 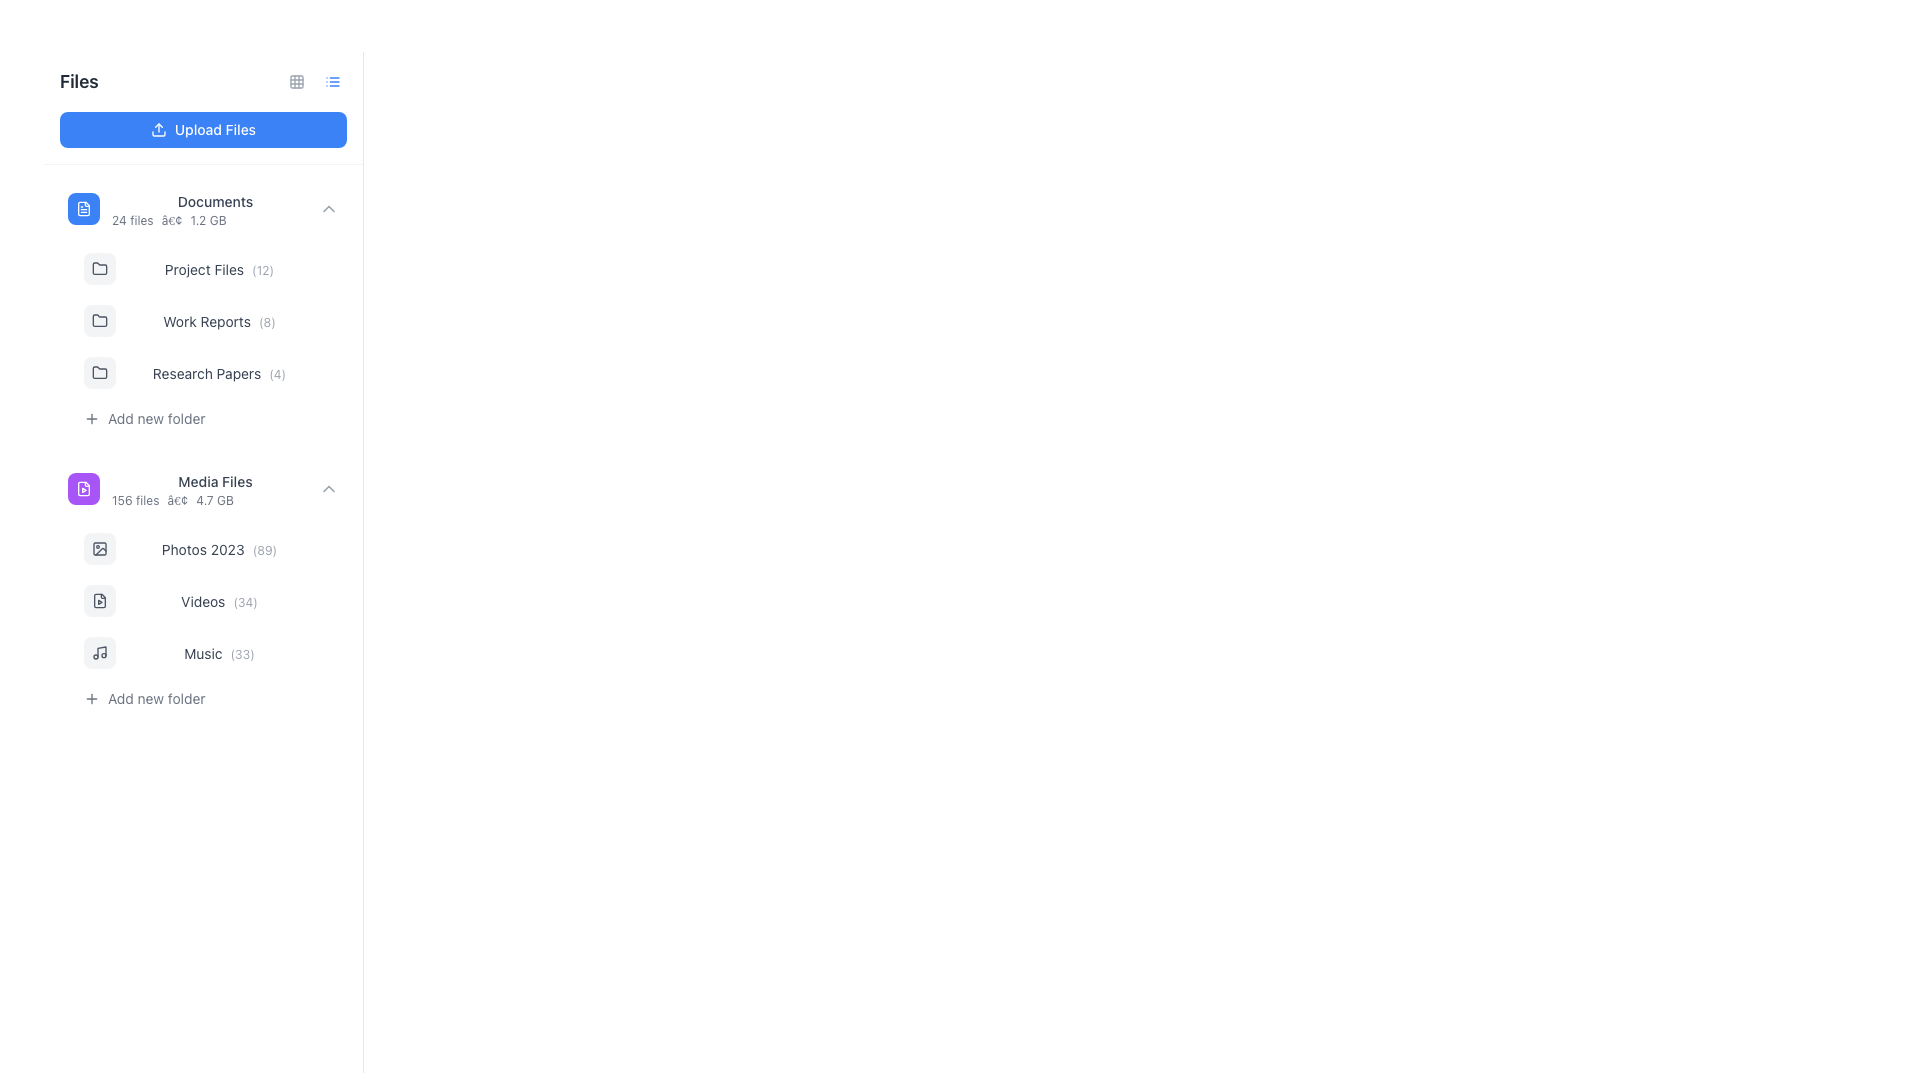 I want to click on the 'Documents' text label, which is styled with a smaller font size, medium font weight, and gray color, located within the file listing interface to the right of a file icon, so click(x=215, y=201).